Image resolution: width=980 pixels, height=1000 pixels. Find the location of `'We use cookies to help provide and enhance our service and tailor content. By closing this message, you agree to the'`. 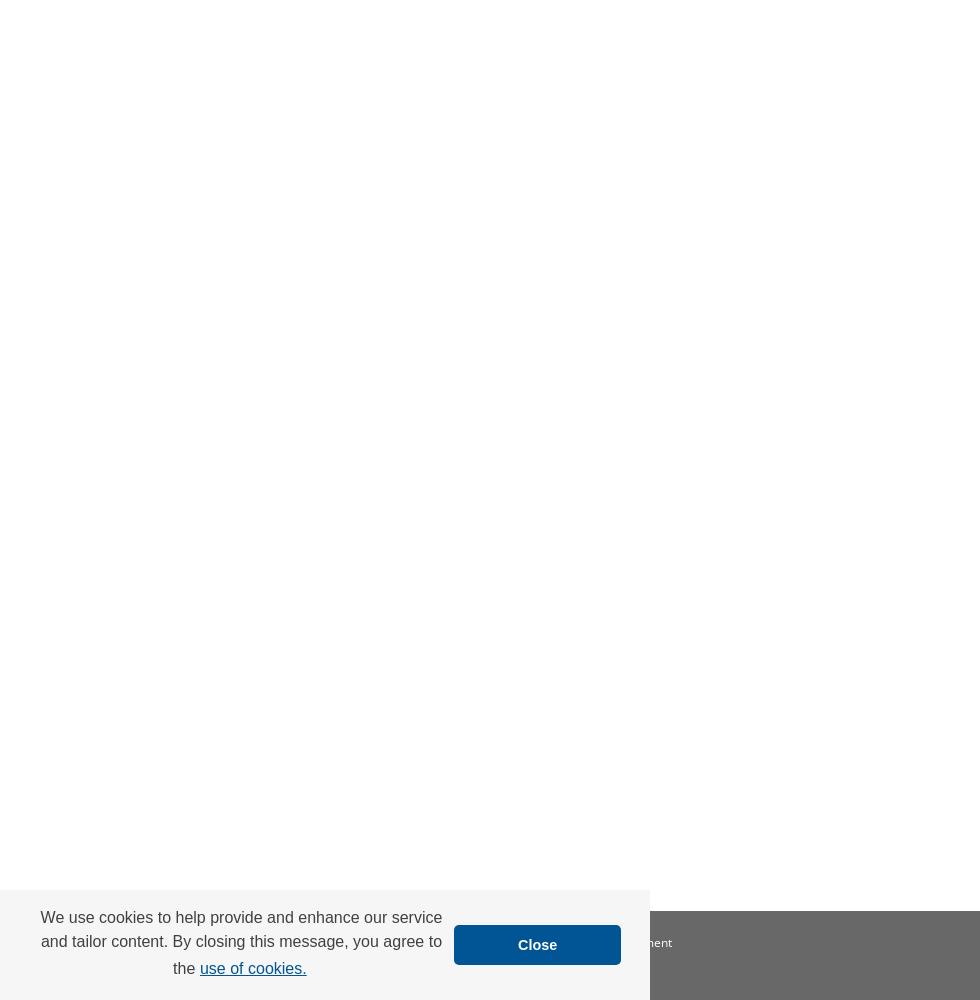

'We use cookies to help provide and enhance our service and tailor content. By closing this message, you agree to the' is located at coordinates (240, 941).